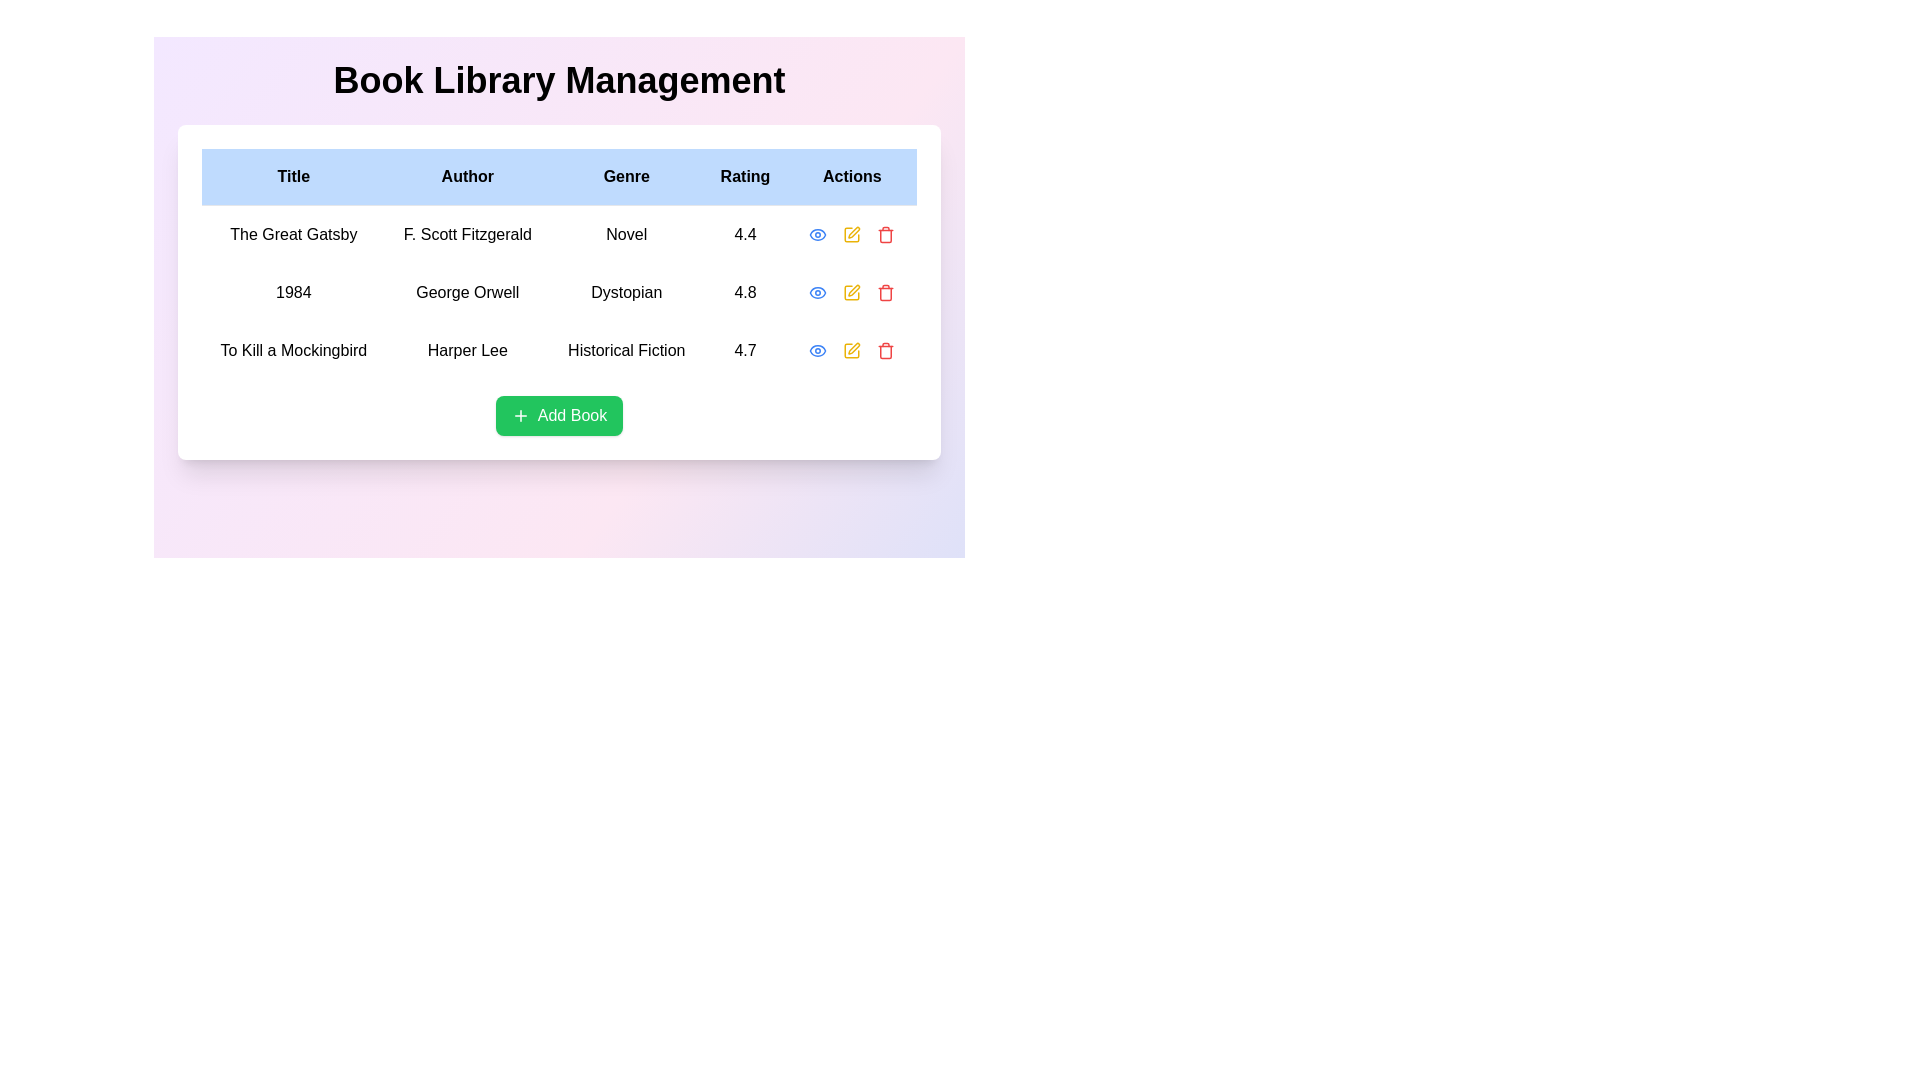 The width and height of the screenshot is (1920, 1080). I want to click on the small red trash can icon in the 'Actions' column of the table, so click(885, 293).